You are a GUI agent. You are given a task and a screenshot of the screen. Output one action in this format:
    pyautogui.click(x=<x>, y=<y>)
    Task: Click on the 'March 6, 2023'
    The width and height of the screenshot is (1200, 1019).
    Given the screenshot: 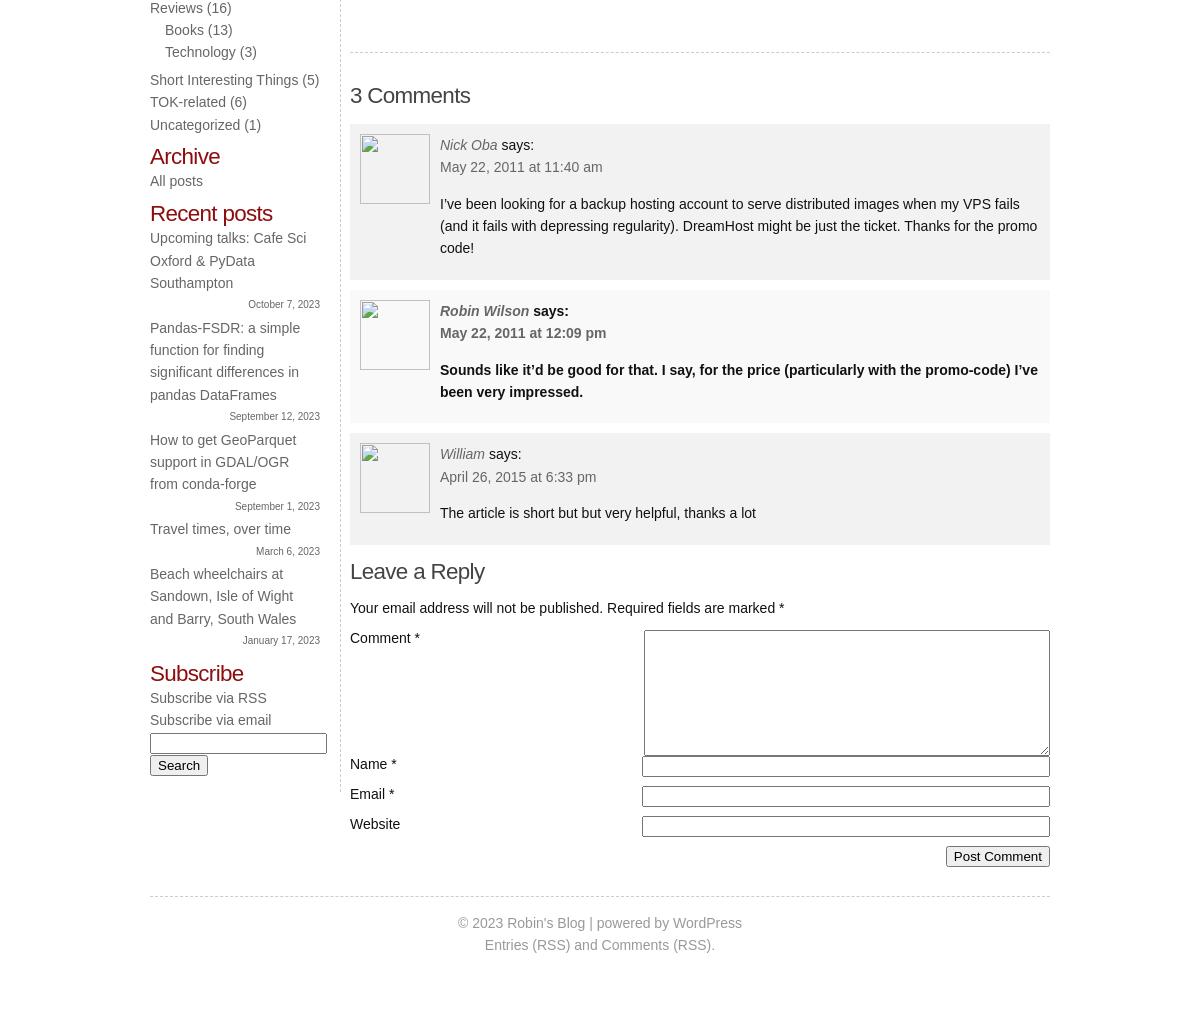 What is the action you would take?
    pyautogui.click(x=287, y=550)
    